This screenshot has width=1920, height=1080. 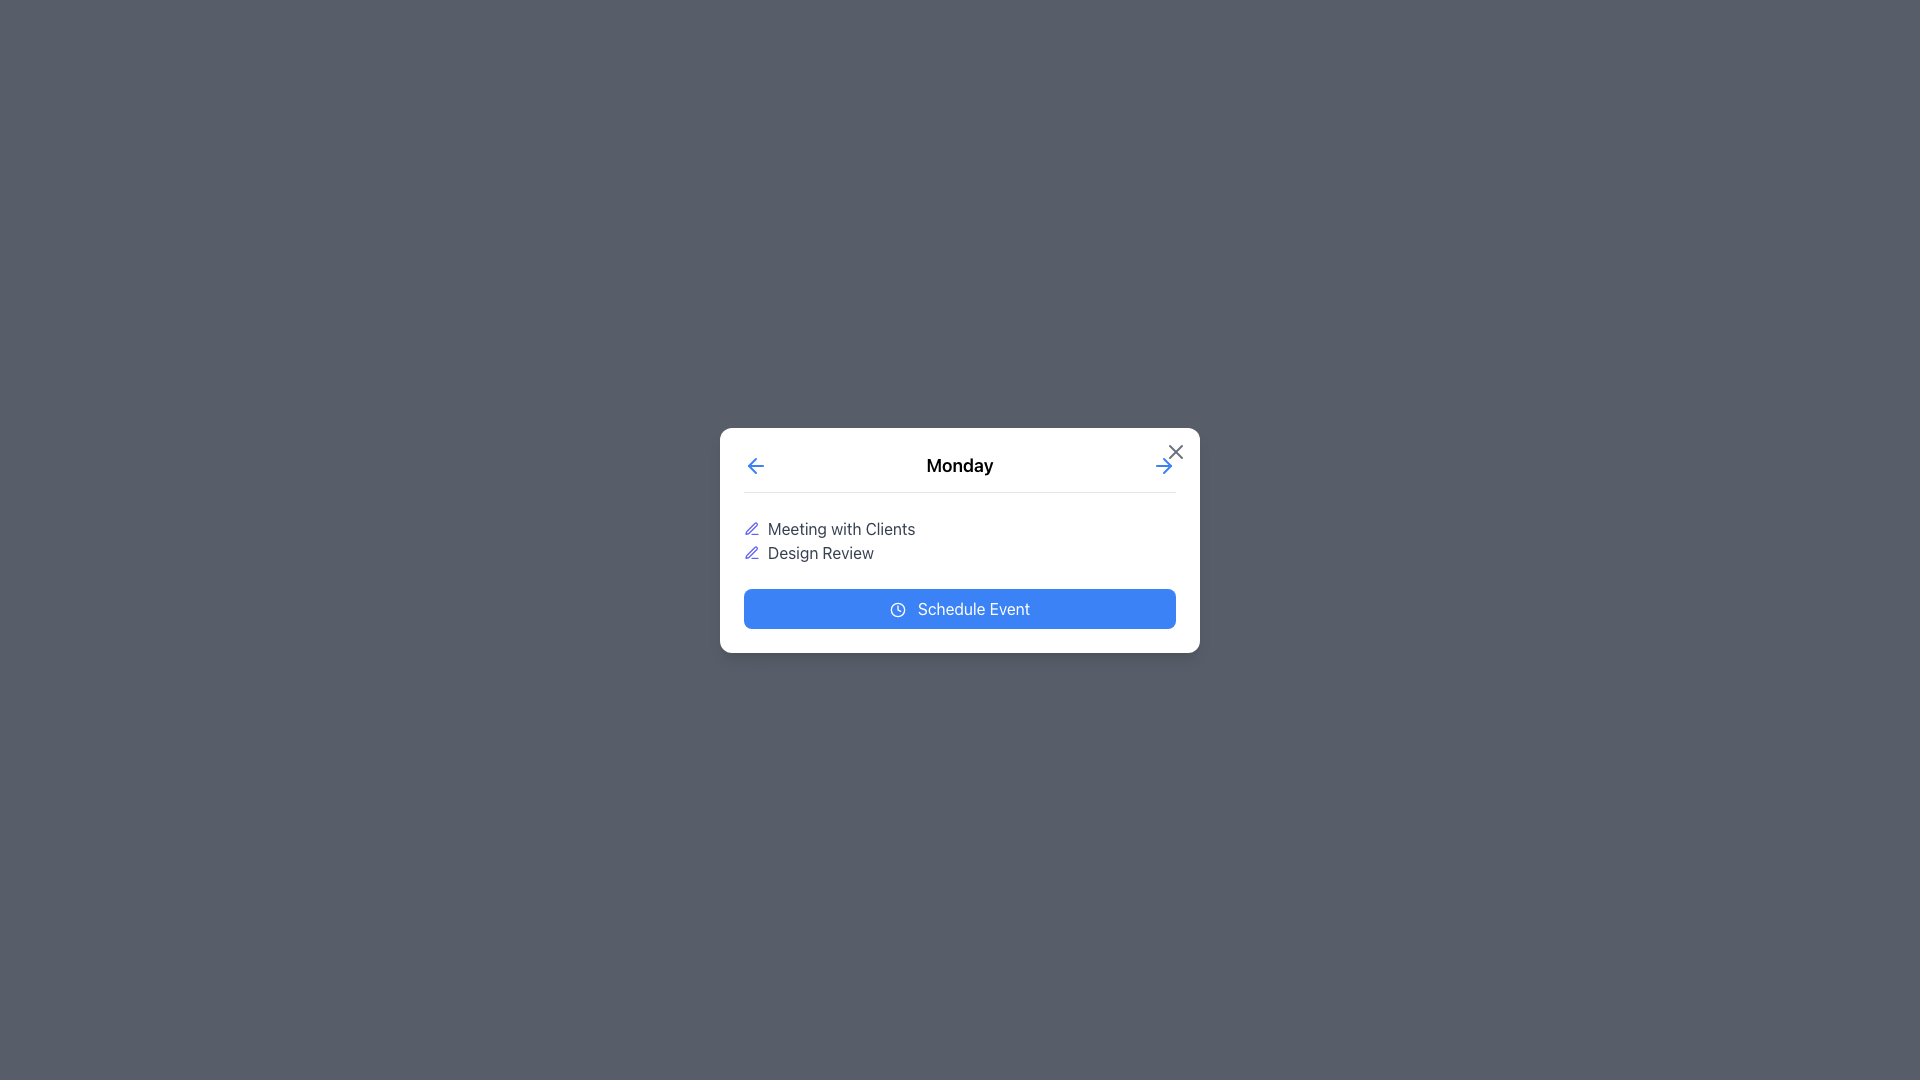 I want to click on the editing icon located to the left of the 'Design Review' text entry, which serves as a visual cue for editing functionality, so click(x=750, y=527).